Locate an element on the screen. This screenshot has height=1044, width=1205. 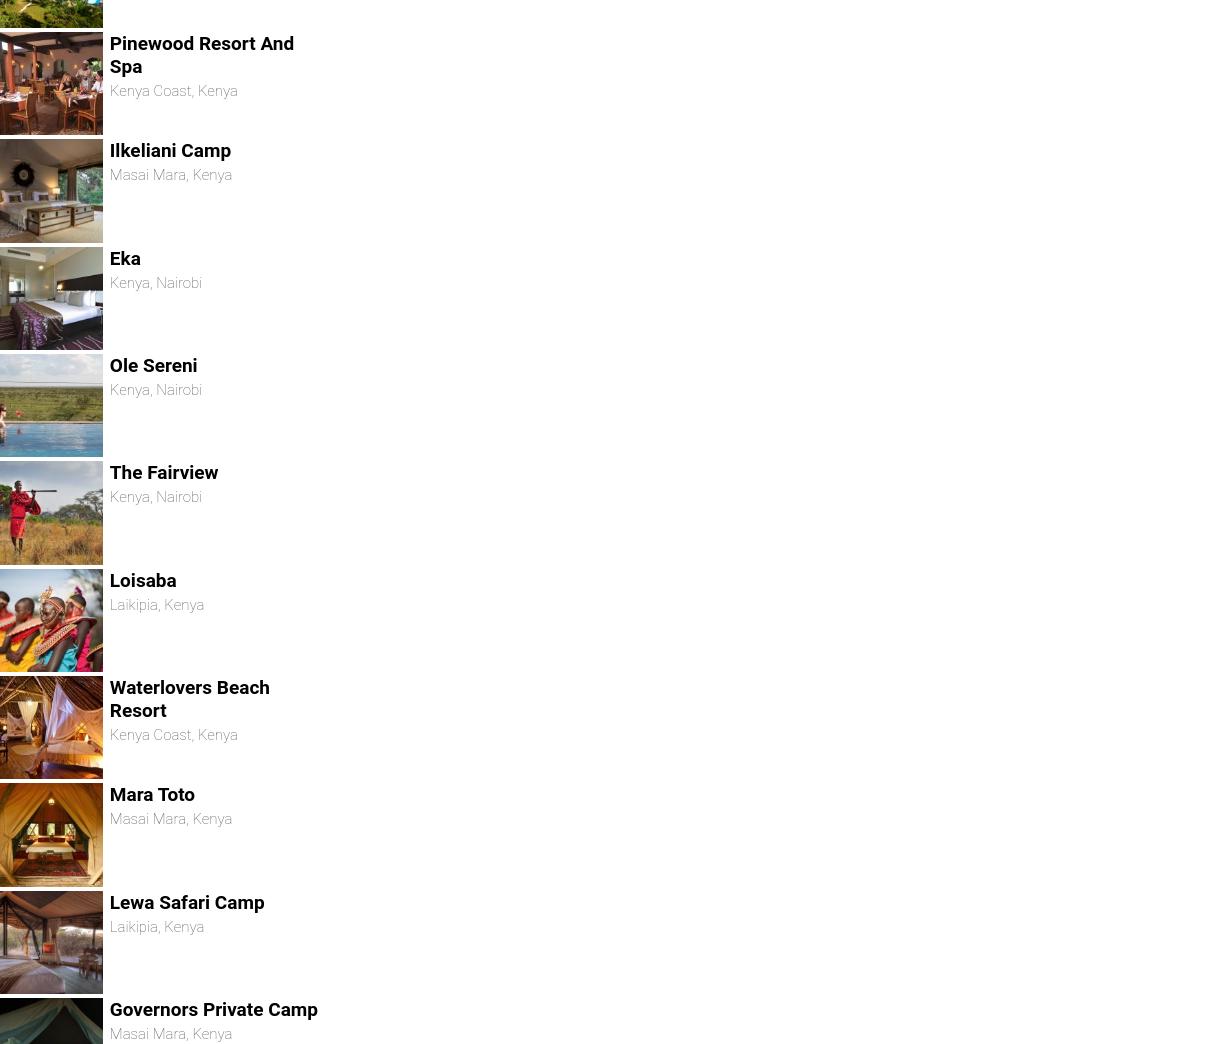
'The Fairview' is located at coordinates (162, 472).